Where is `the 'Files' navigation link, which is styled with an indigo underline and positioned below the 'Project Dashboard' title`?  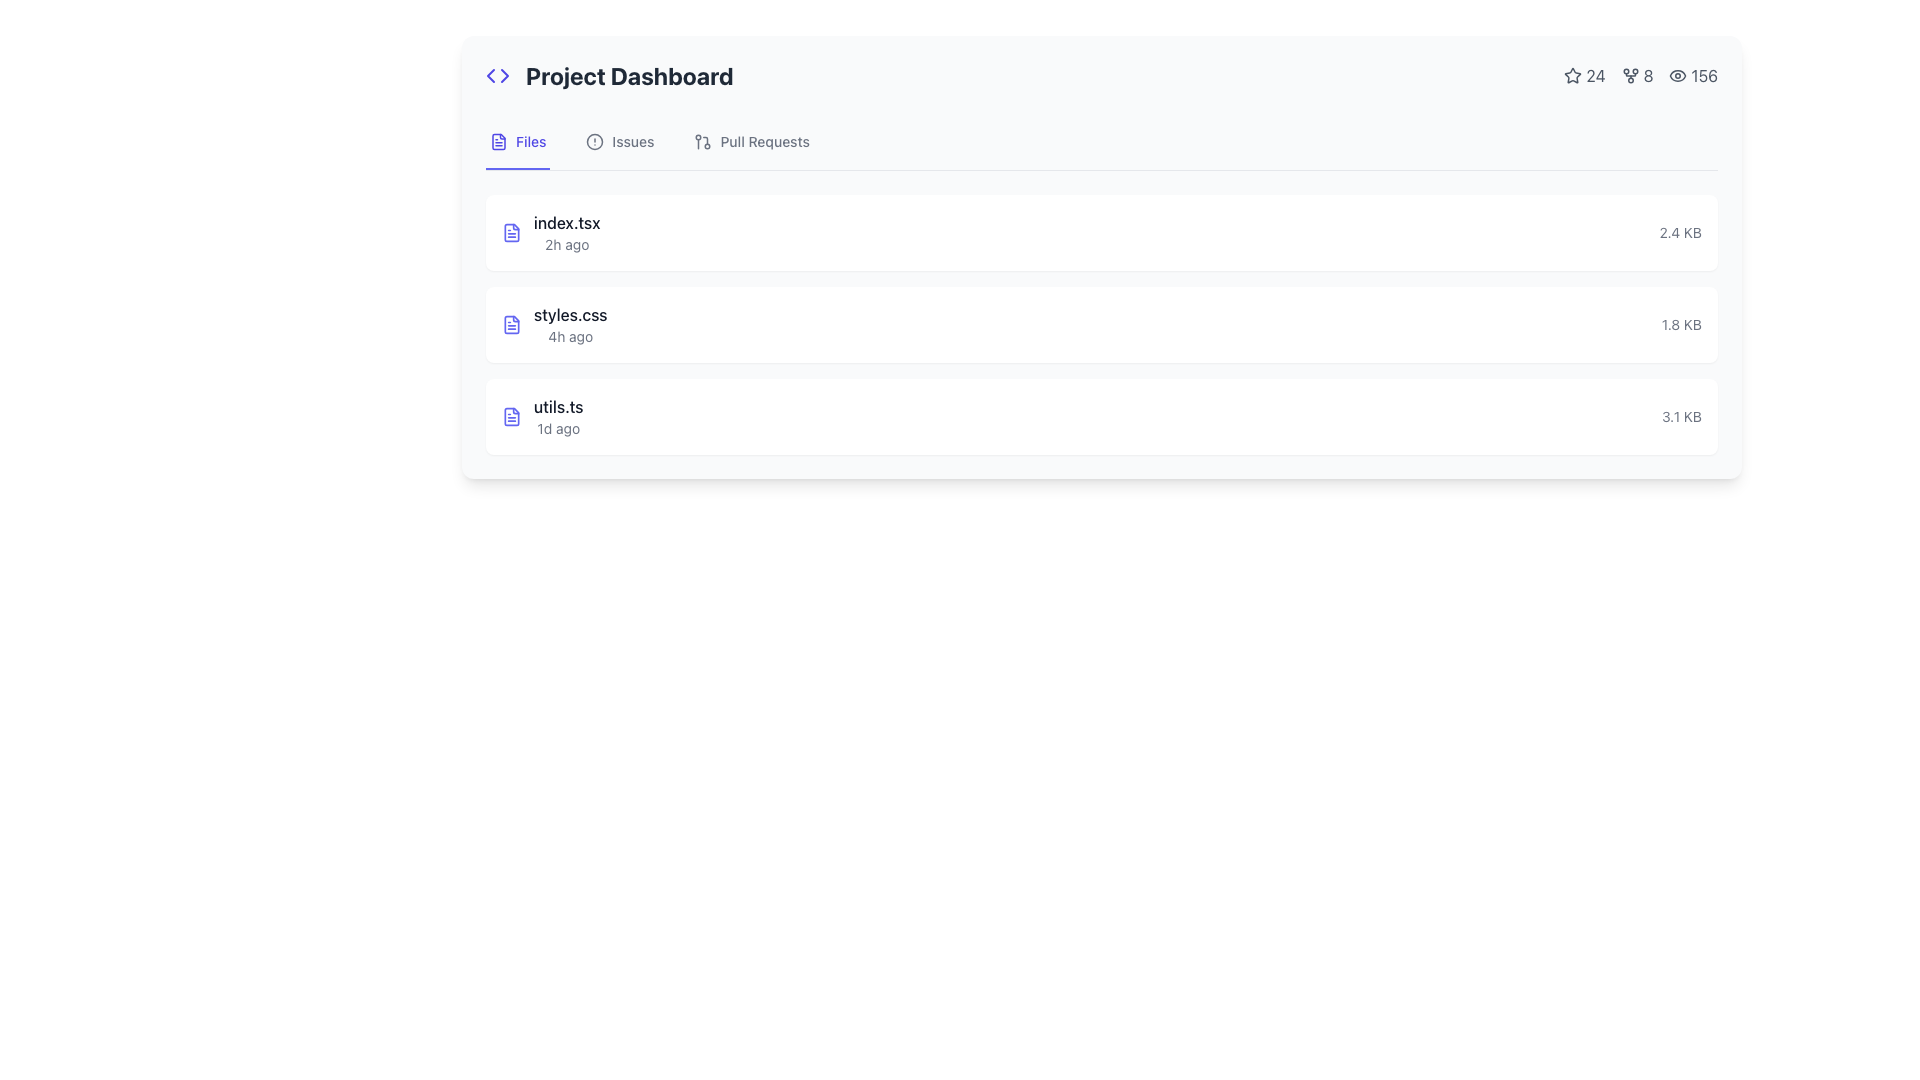 the 'Files' navigation link, which is styled with an indigo underline and positioned below the 'Project Dashboard' title is located at coordinates (518, 141).